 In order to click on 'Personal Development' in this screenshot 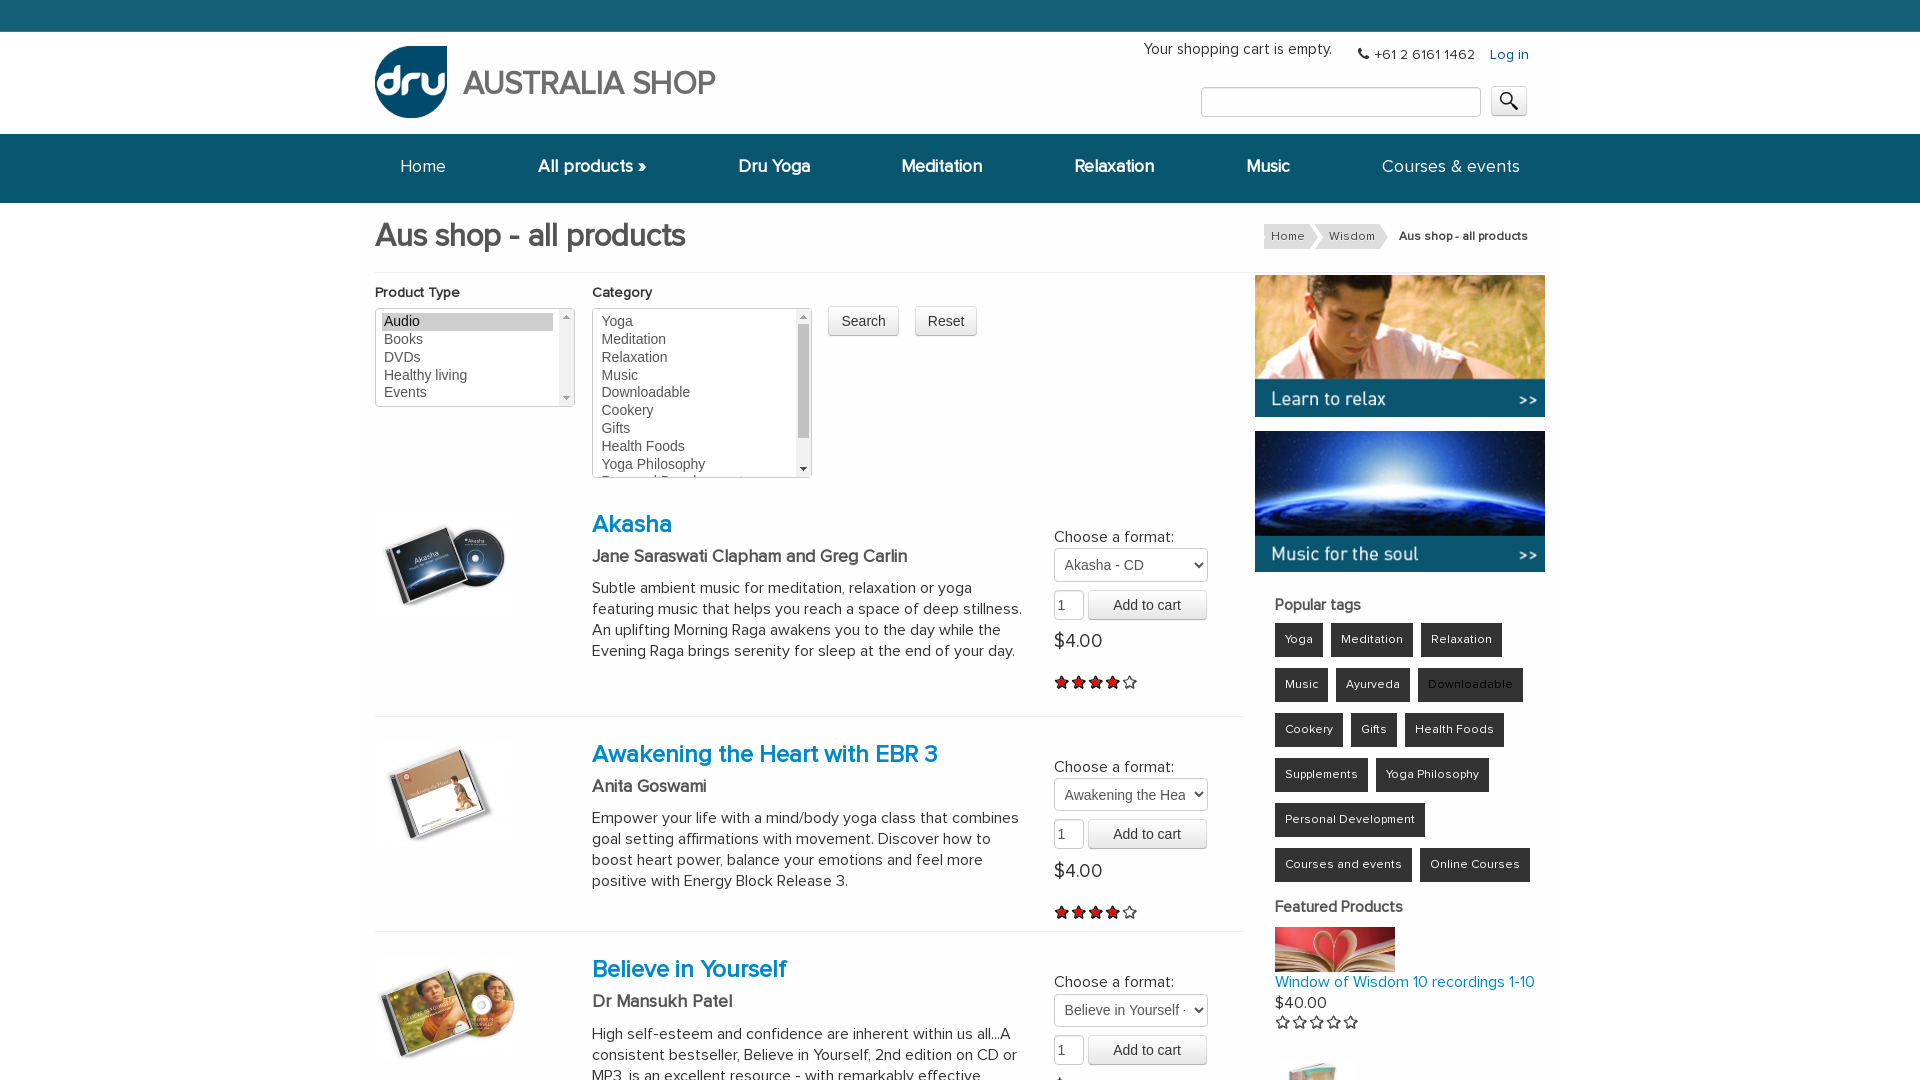, I will do `click(1349, 820)`.